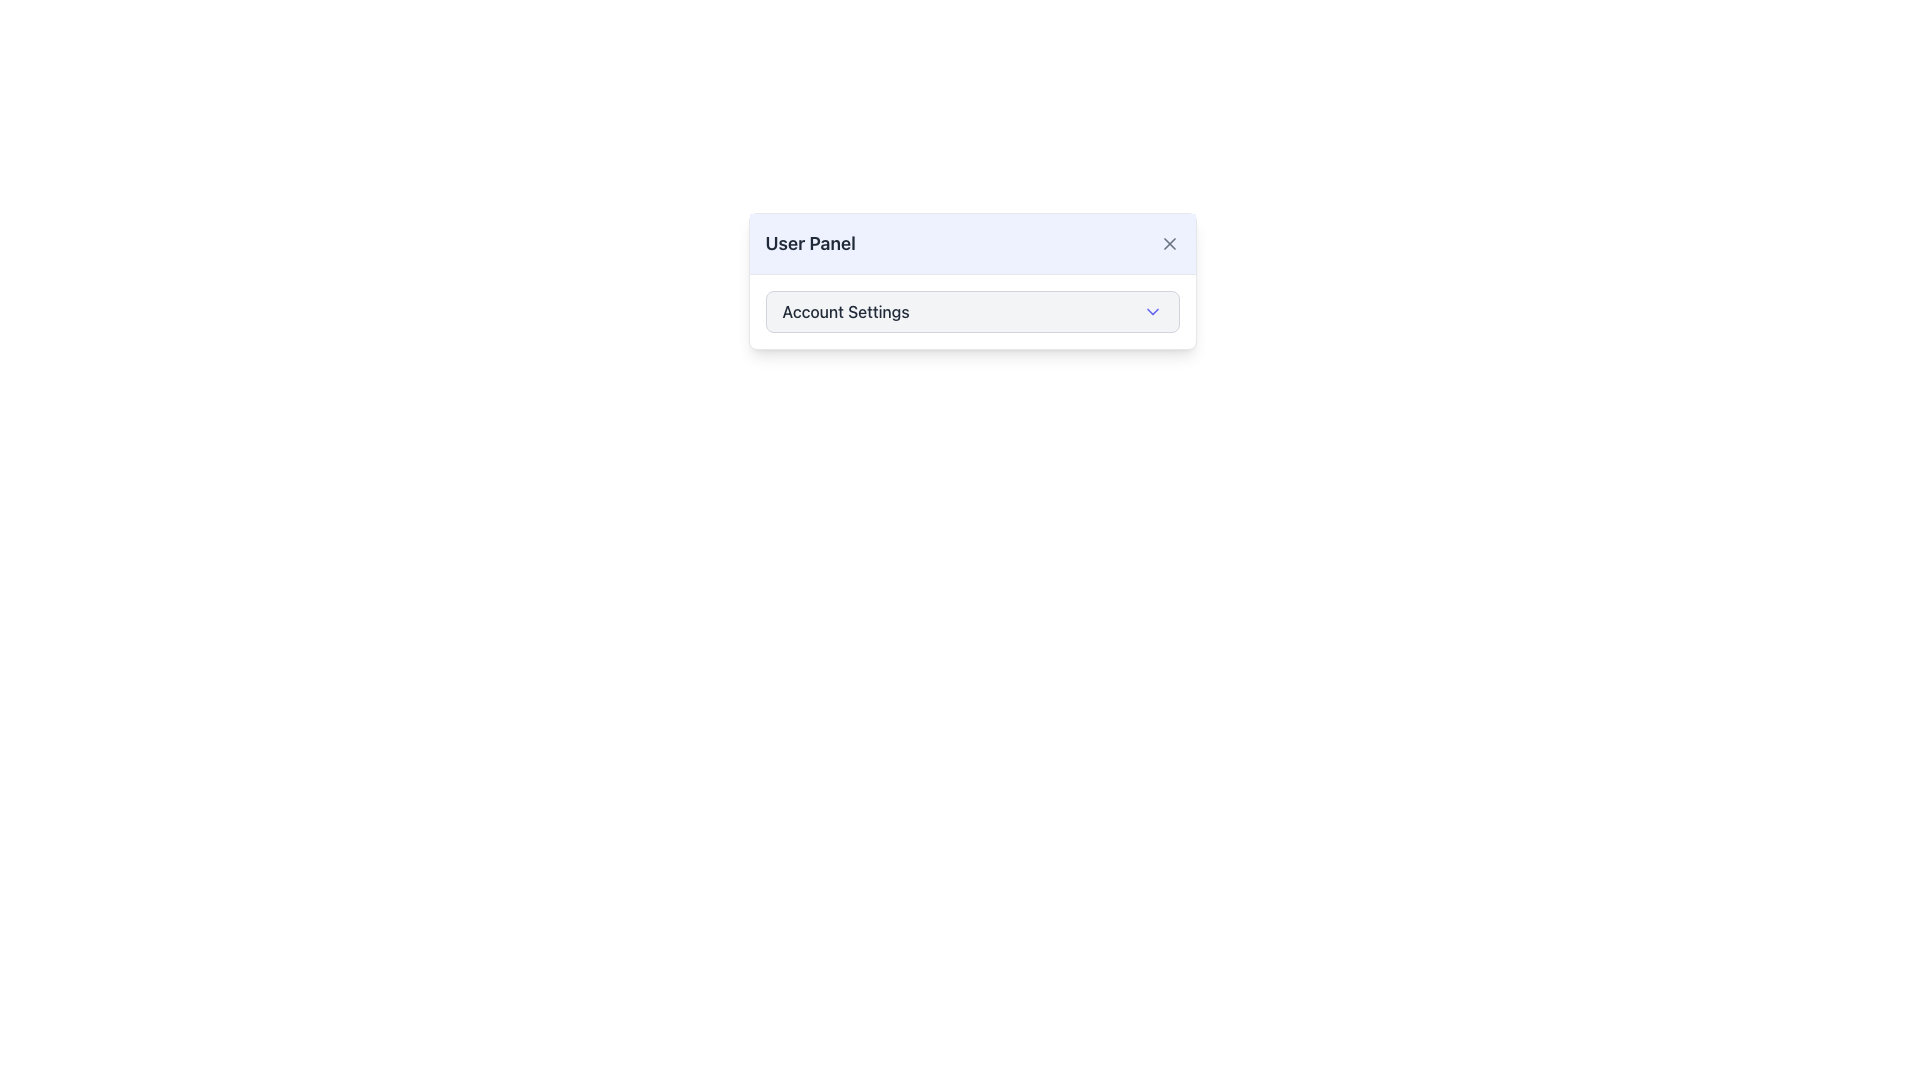 The image size is (1920, 1080). I want to click on the dropdown menu trigger located in the User Panel, so click(972, 312).